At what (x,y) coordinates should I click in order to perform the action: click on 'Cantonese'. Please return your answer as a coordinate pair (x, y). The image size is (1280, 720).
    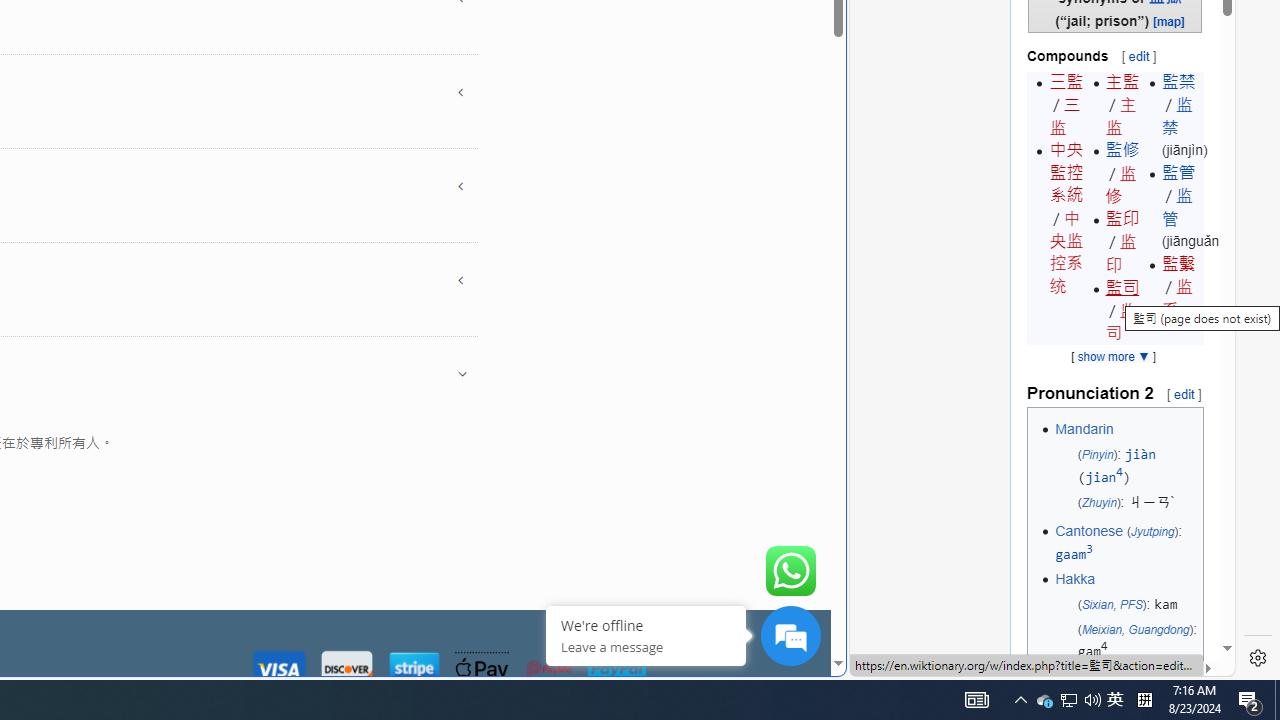
    Looking at the image, I should click on (1088, 530).